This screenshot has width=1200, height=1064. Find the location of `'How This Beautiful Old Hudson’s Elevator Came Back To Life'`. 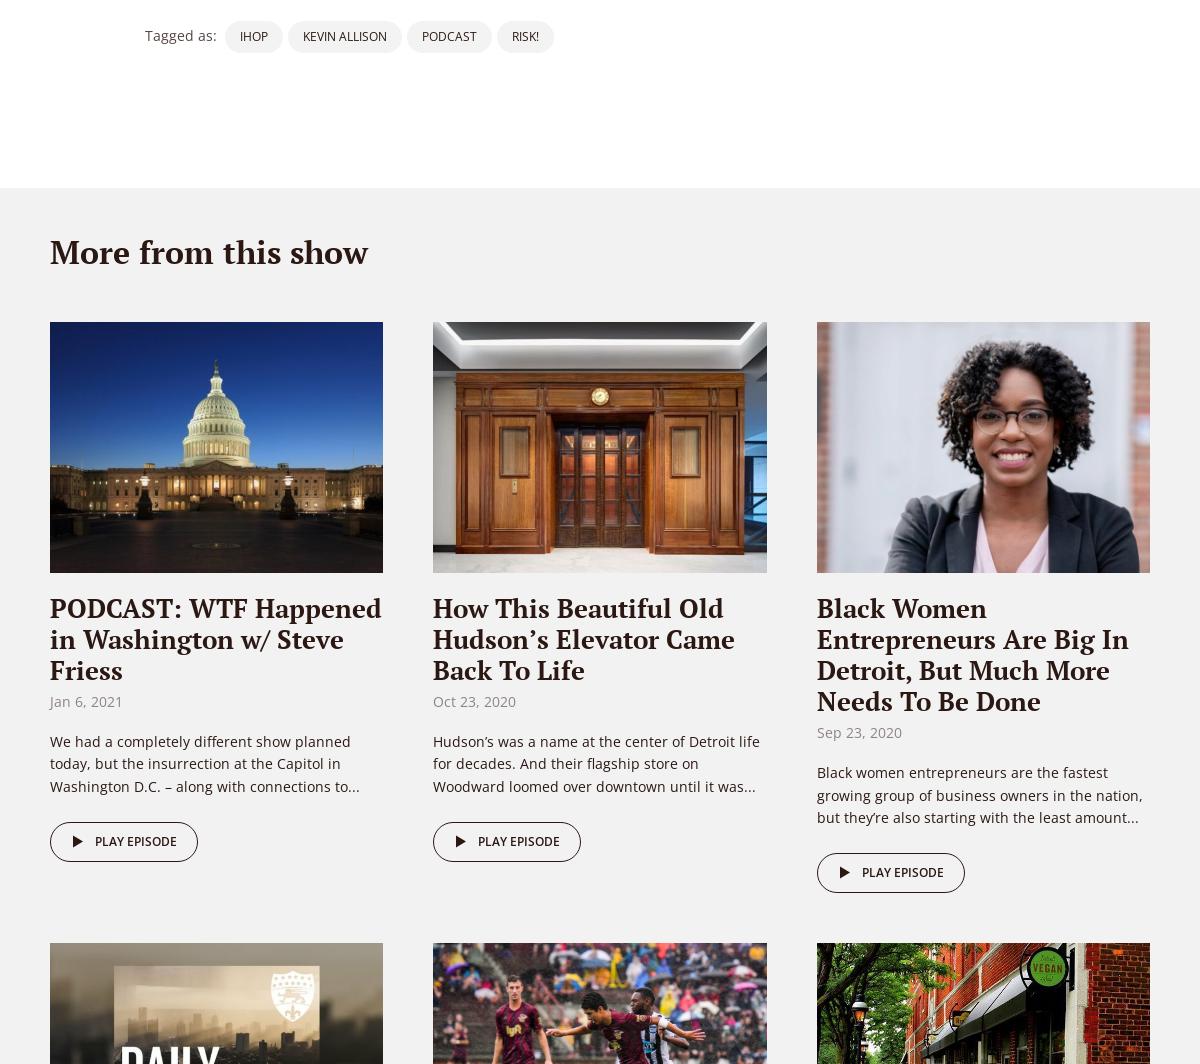

'How This Beautiful Old Hudson’s Elevator Came Back To Life' is located at coordinates (583, 637).